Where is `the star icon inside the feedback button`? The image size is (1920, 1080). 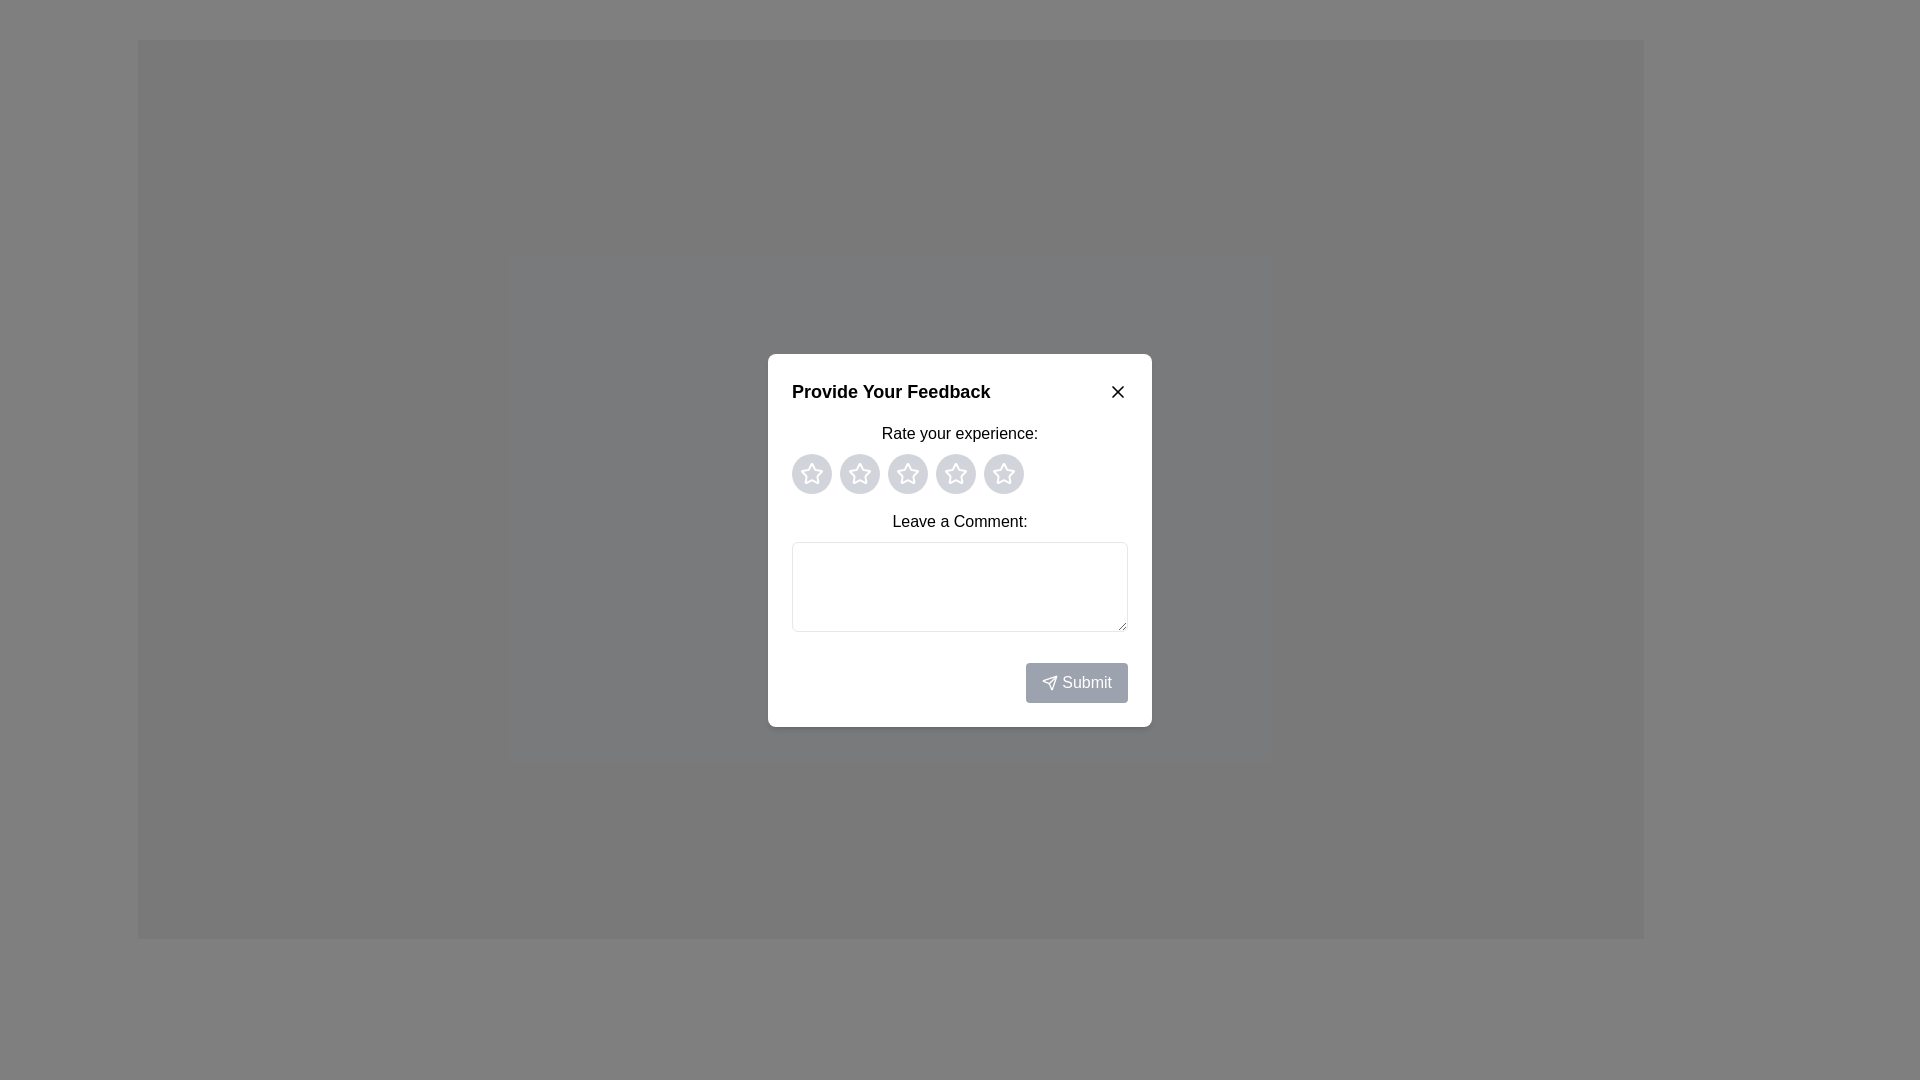 the star icon inside the feedback button is located at coordinates (954, 473).